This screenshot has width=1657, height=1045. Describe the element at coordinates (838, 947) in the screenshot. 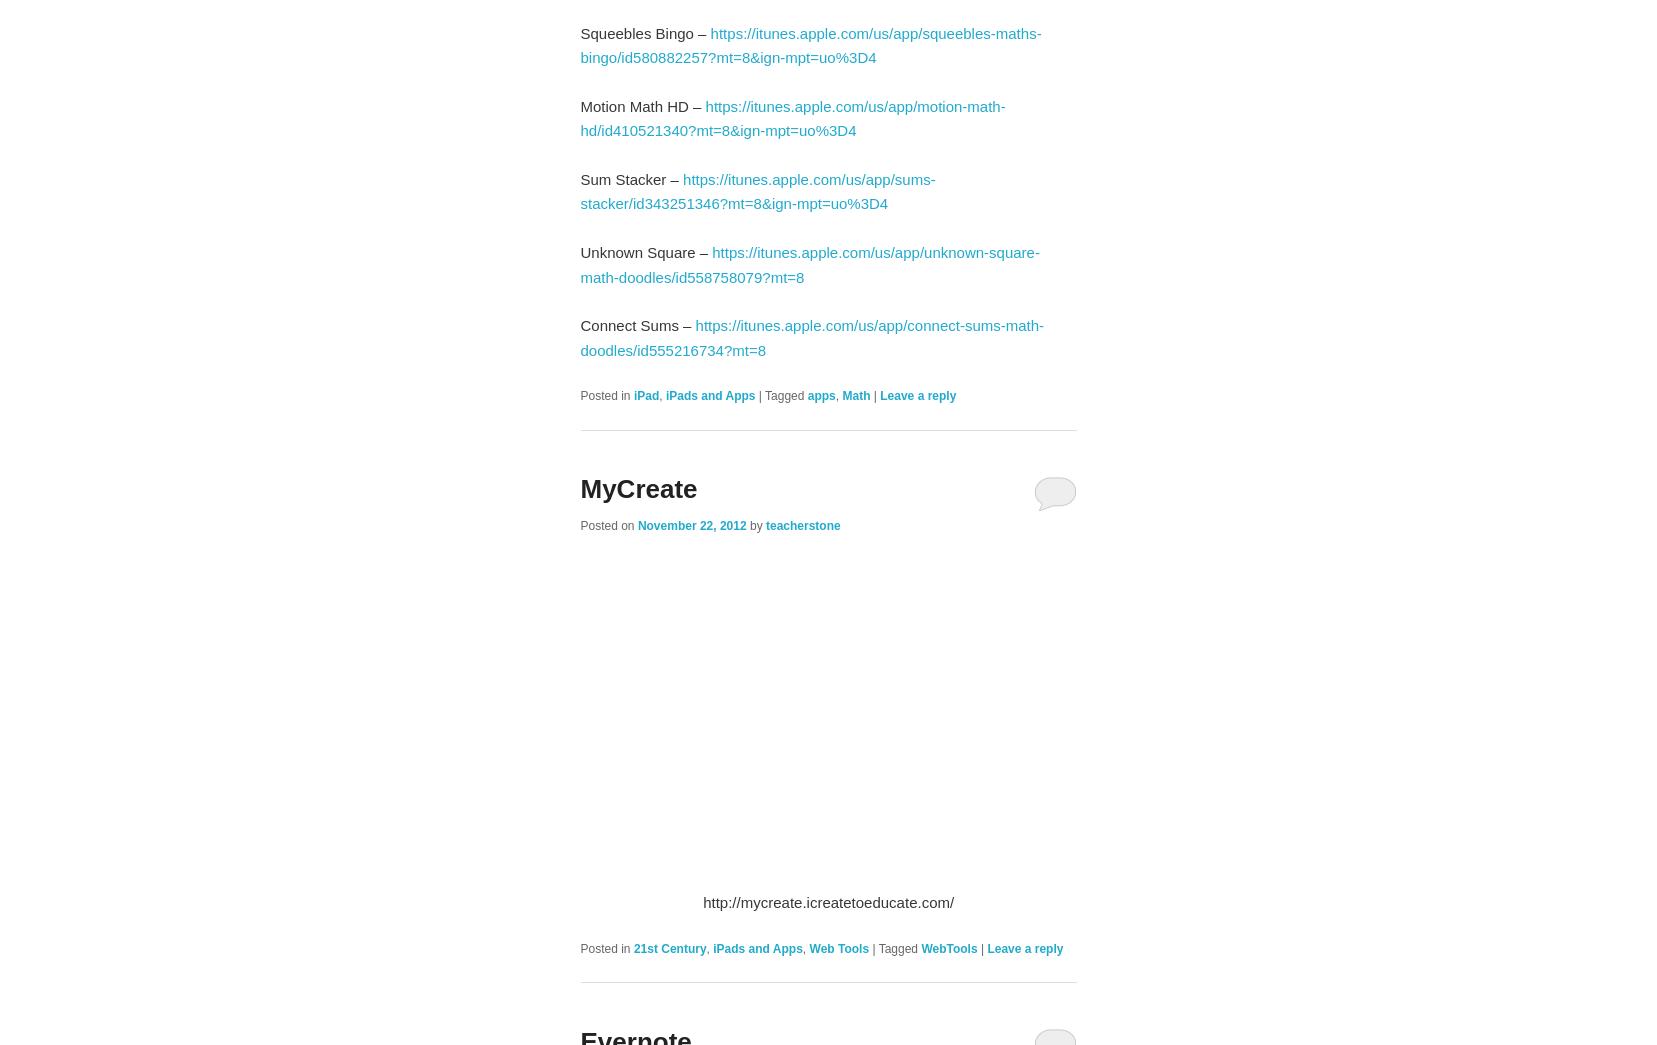

I see `'Web Tools'` at that location.